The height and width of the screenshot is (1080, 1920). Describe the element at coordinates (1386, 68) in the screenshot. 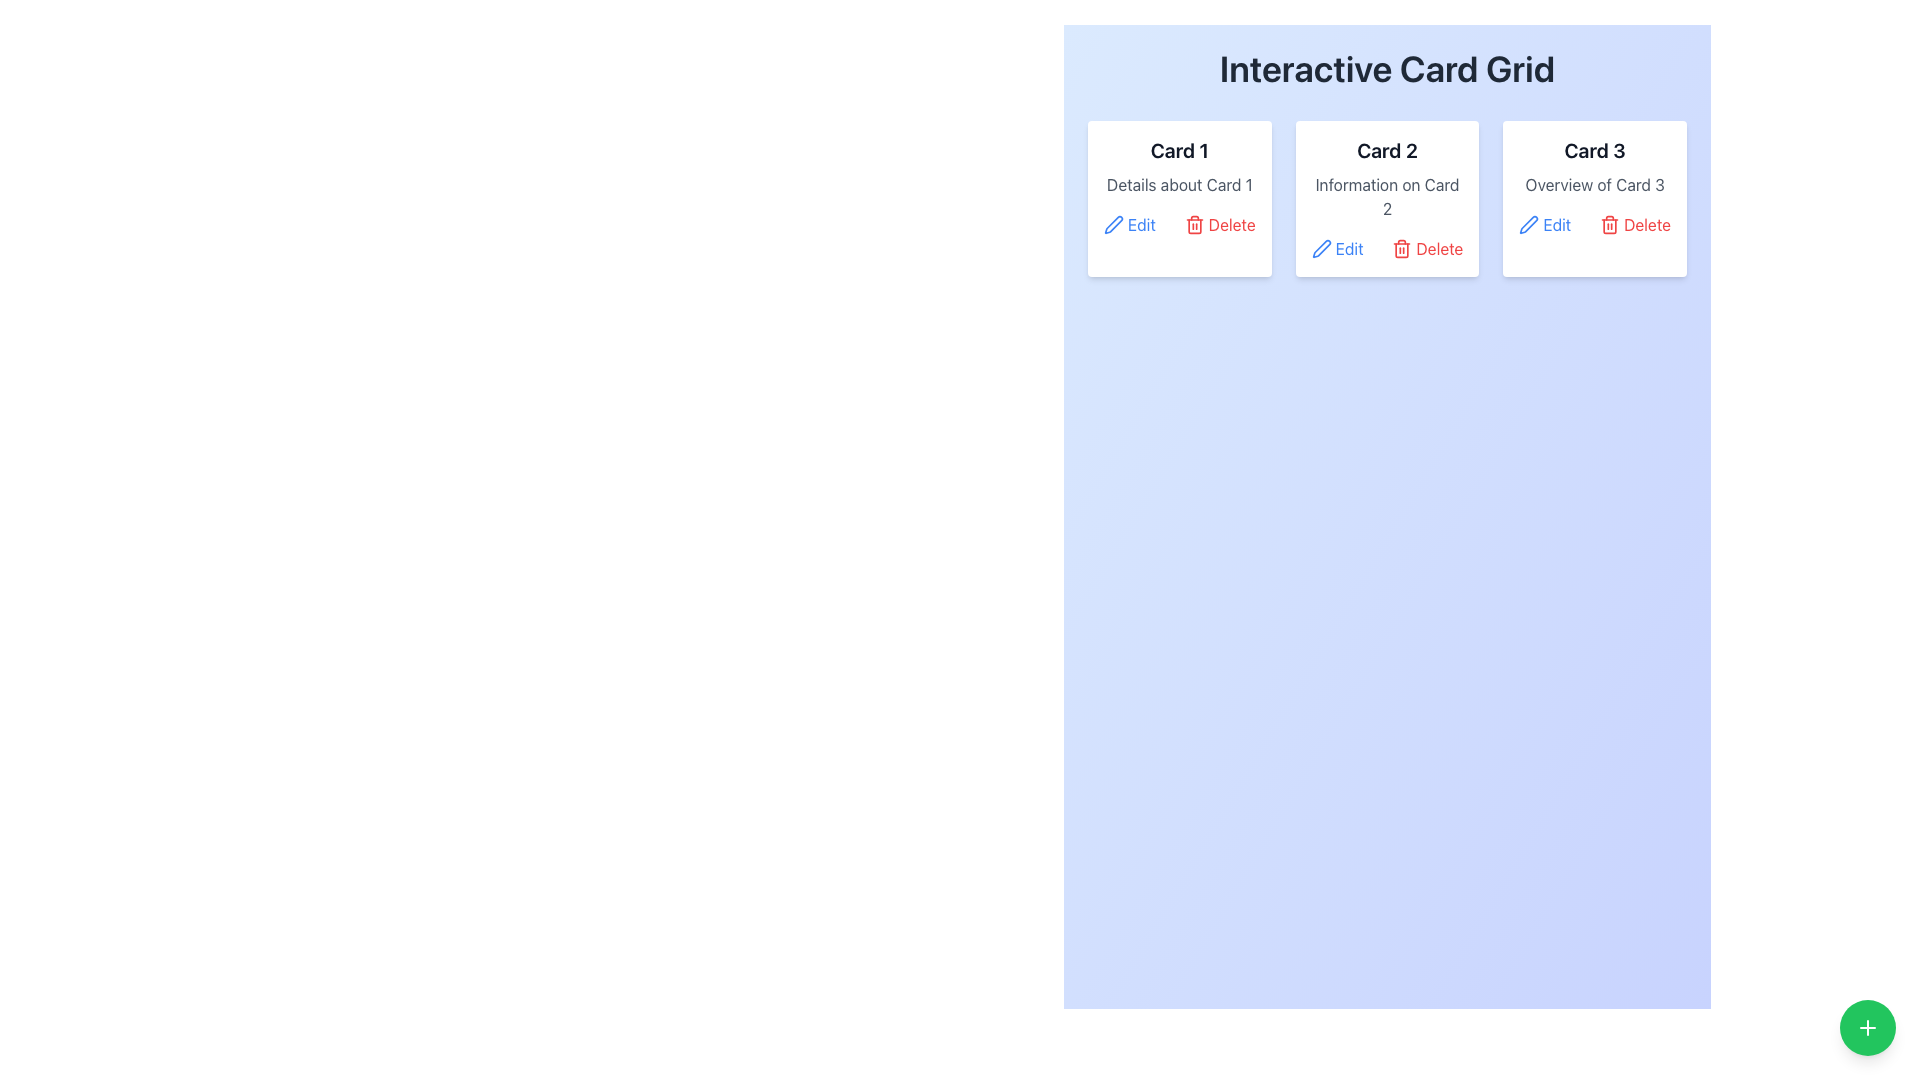

I see `the bold, large-sized textual heading labeled 'Interactive Card Grid' which is prominently displayed at the top center of the interface` at that location.